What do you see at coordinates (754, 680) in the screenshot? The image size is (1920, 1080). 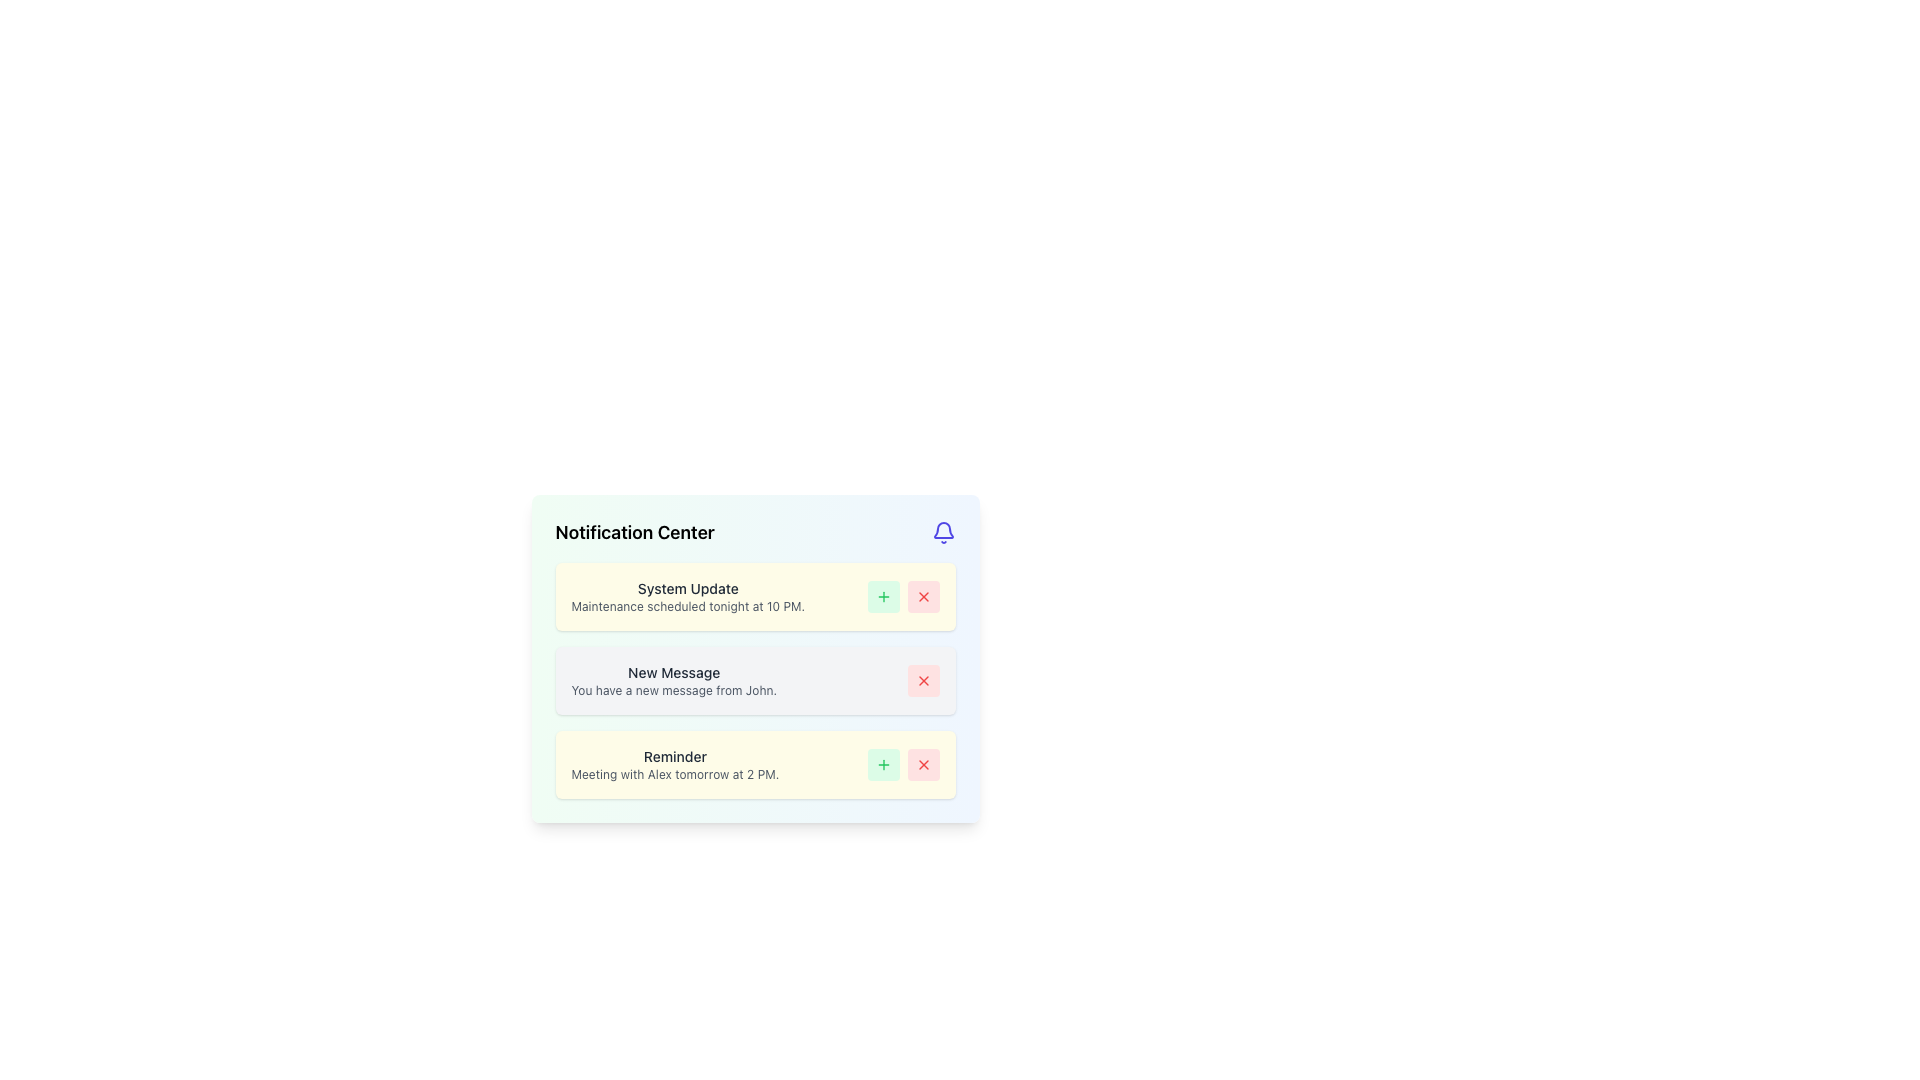 I see `notification that displays the message 'You have a new message from John.' located in the Notification Center` at bounding box center [754, 680].